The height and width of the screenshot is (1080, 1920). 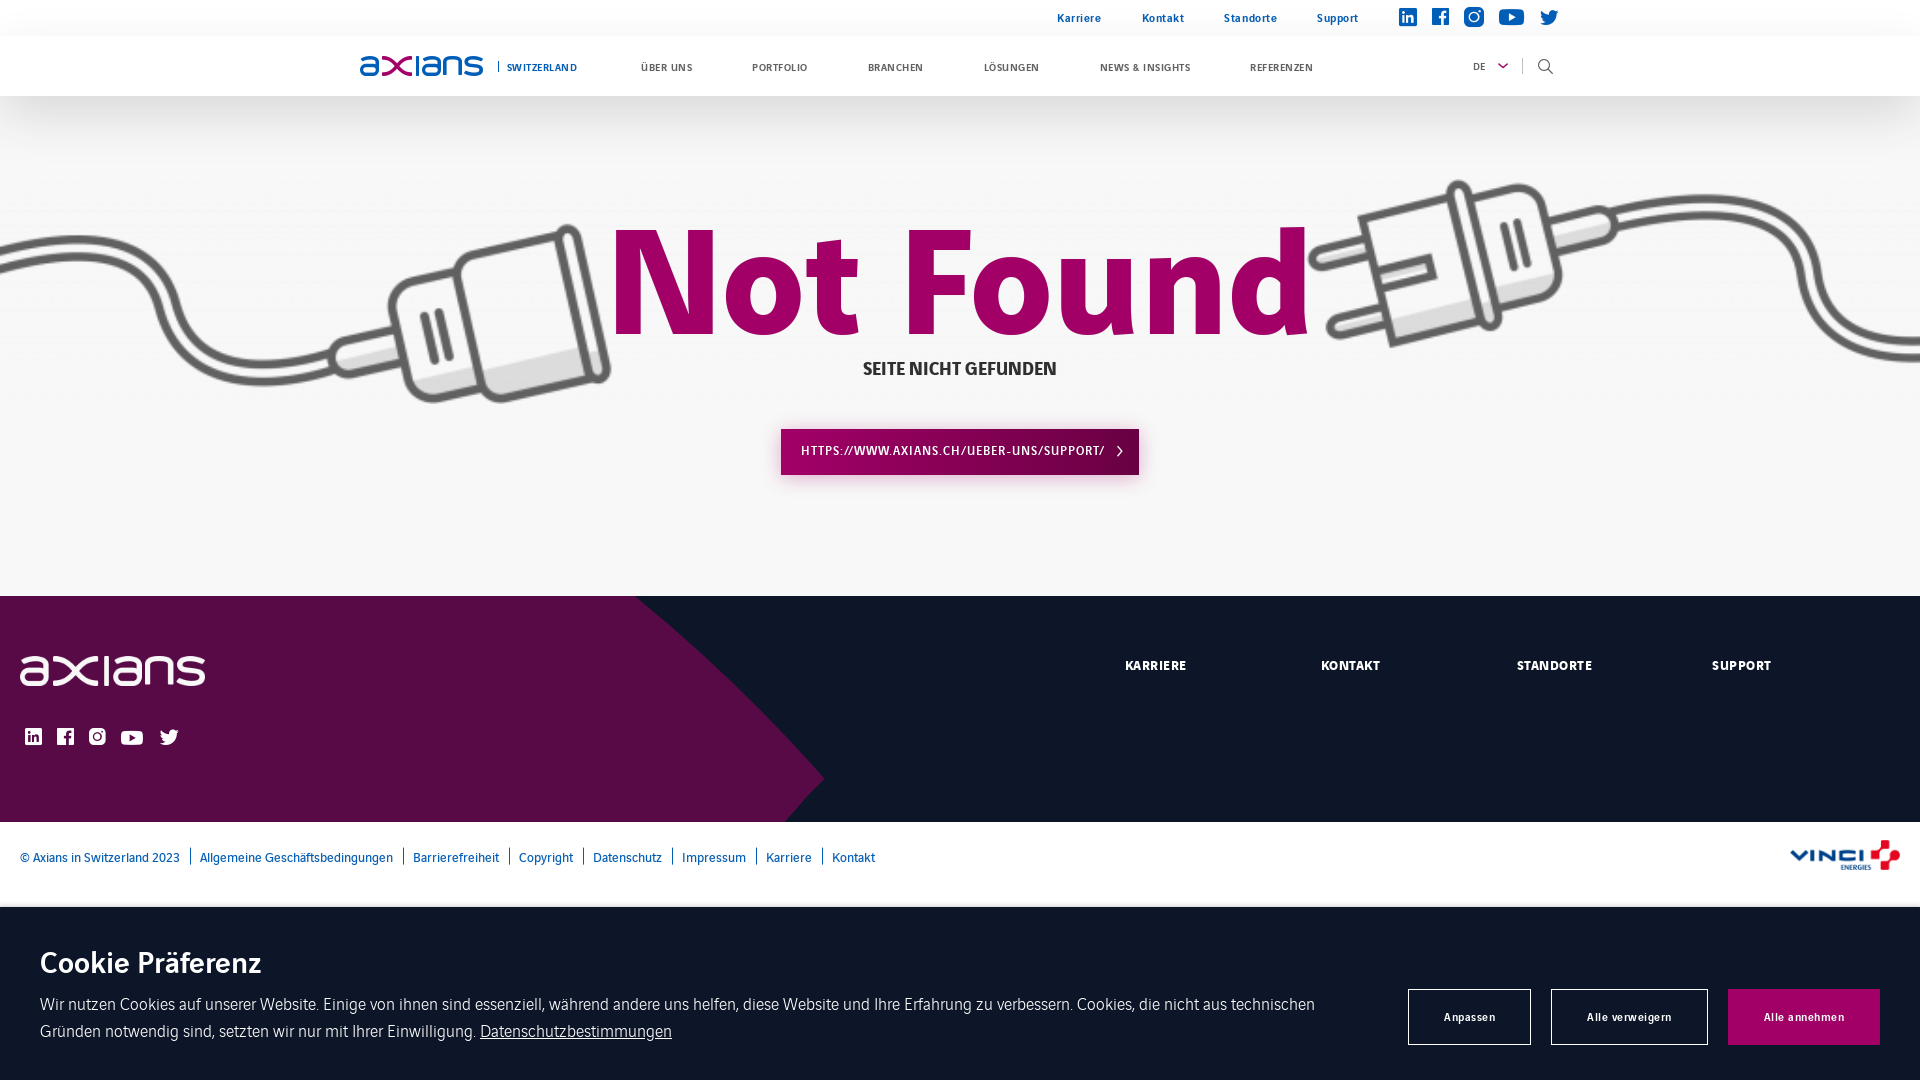 What do you see at coordinates (402, 855) in the screenshot?
I see `'Barrierefreiheit'` at bounding box center [402, 855].